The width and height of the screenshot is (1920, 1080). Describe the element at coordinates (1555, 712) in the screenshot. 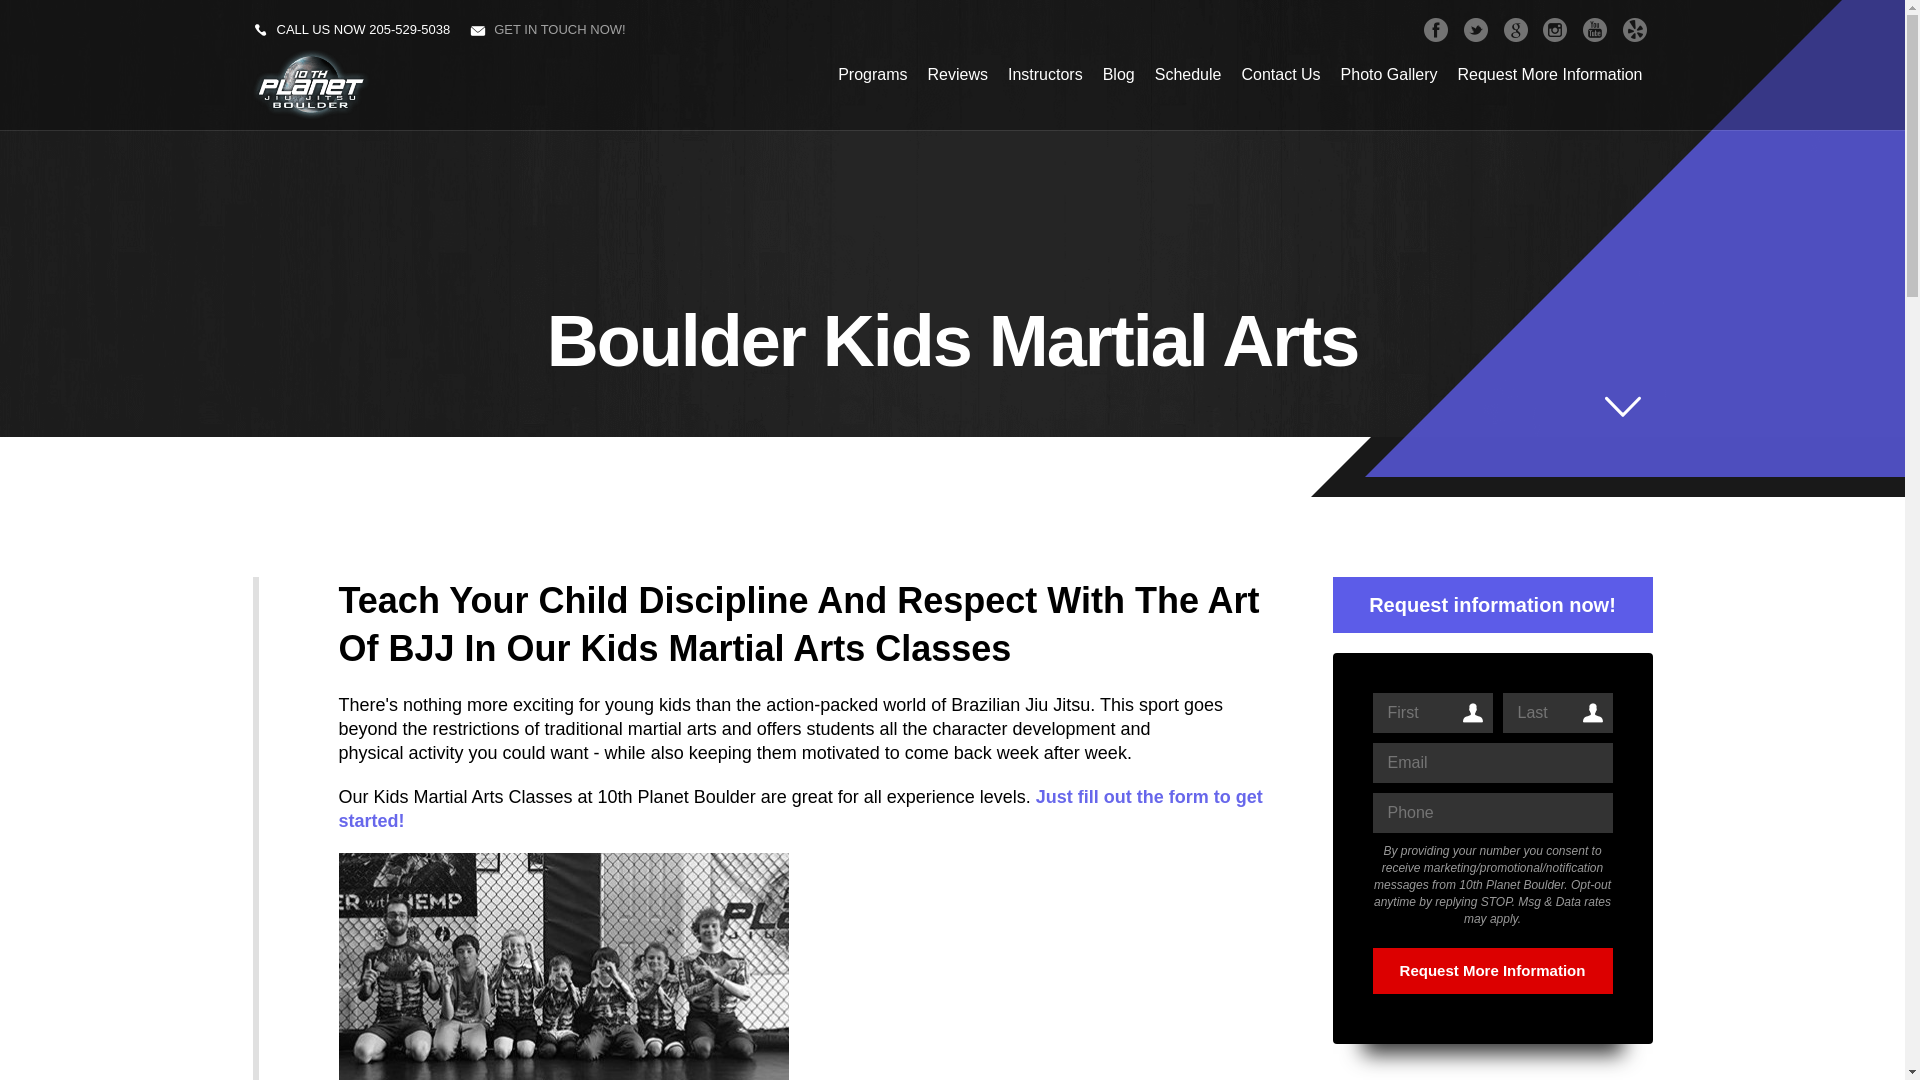

I see `'Last'` at that location.